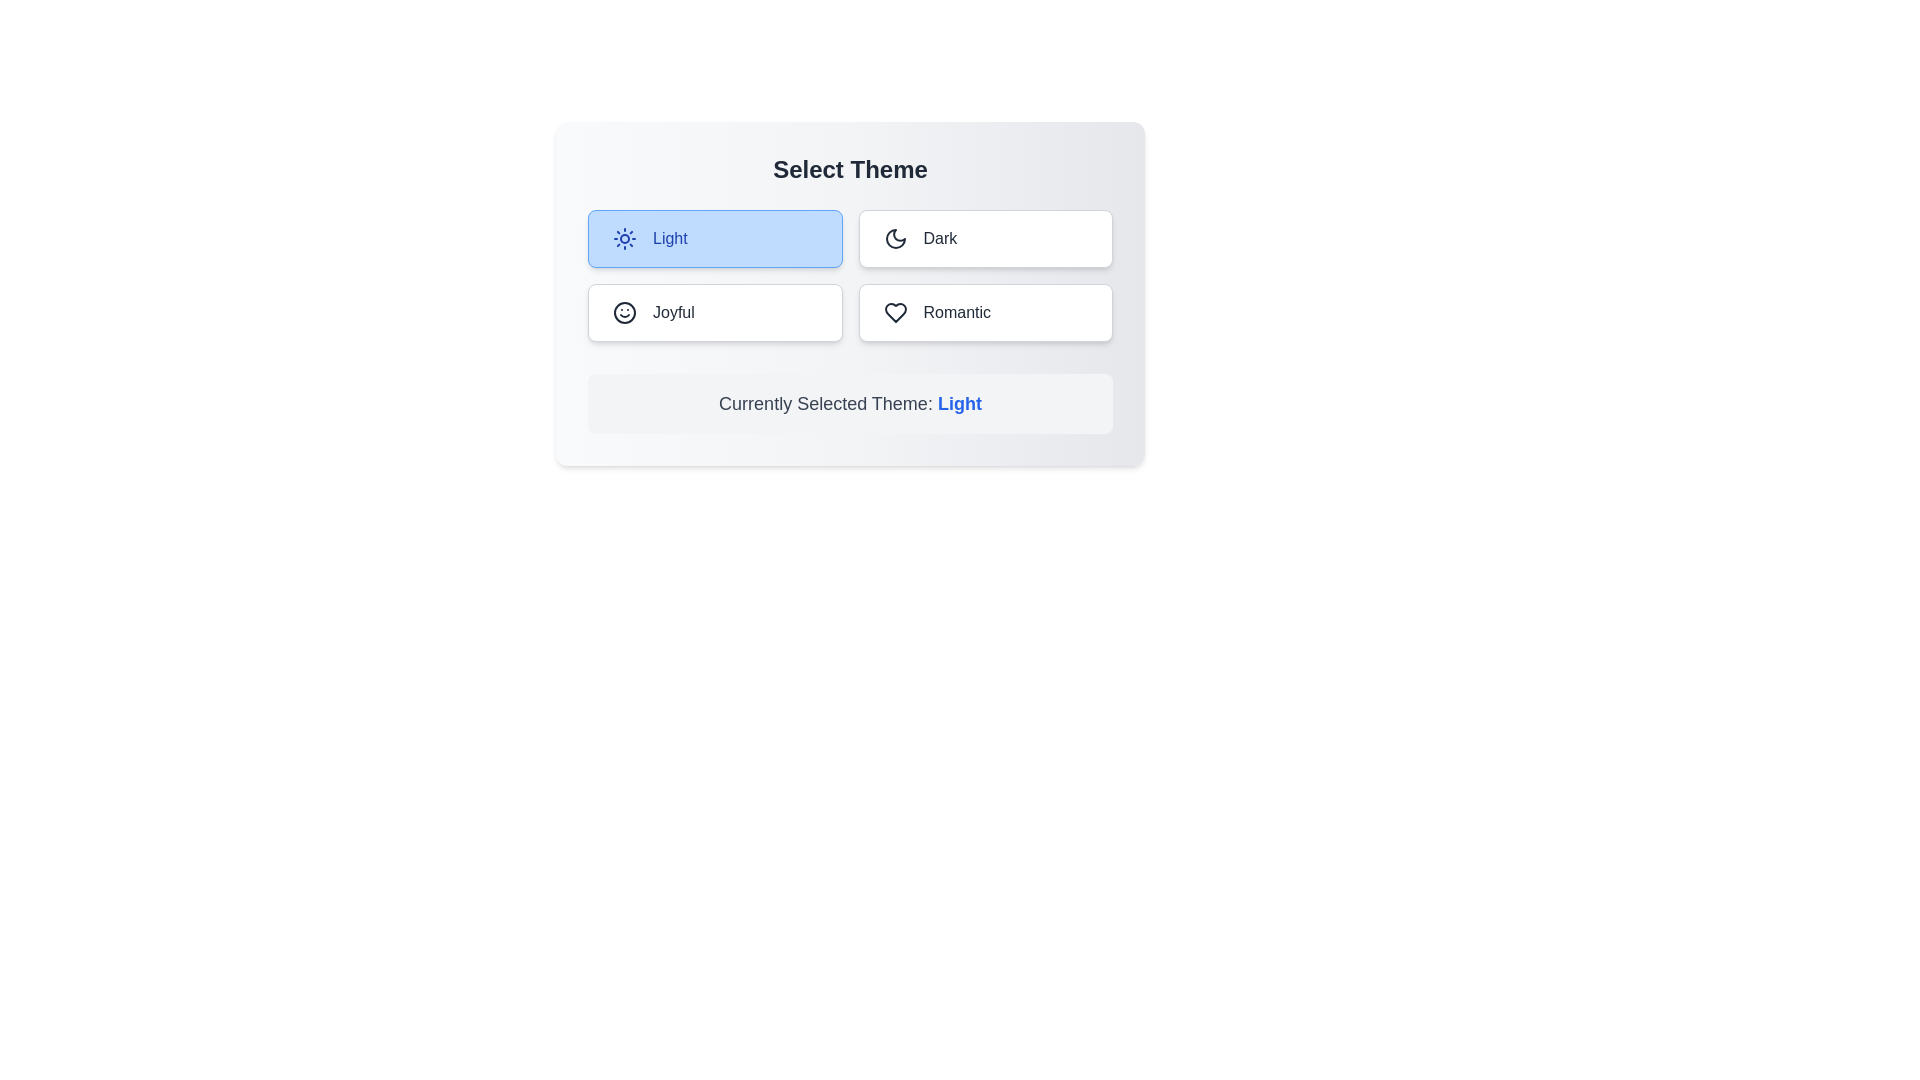  I want to click on the theme Romantic by clicking on the corresponding button, so click(985, 312).